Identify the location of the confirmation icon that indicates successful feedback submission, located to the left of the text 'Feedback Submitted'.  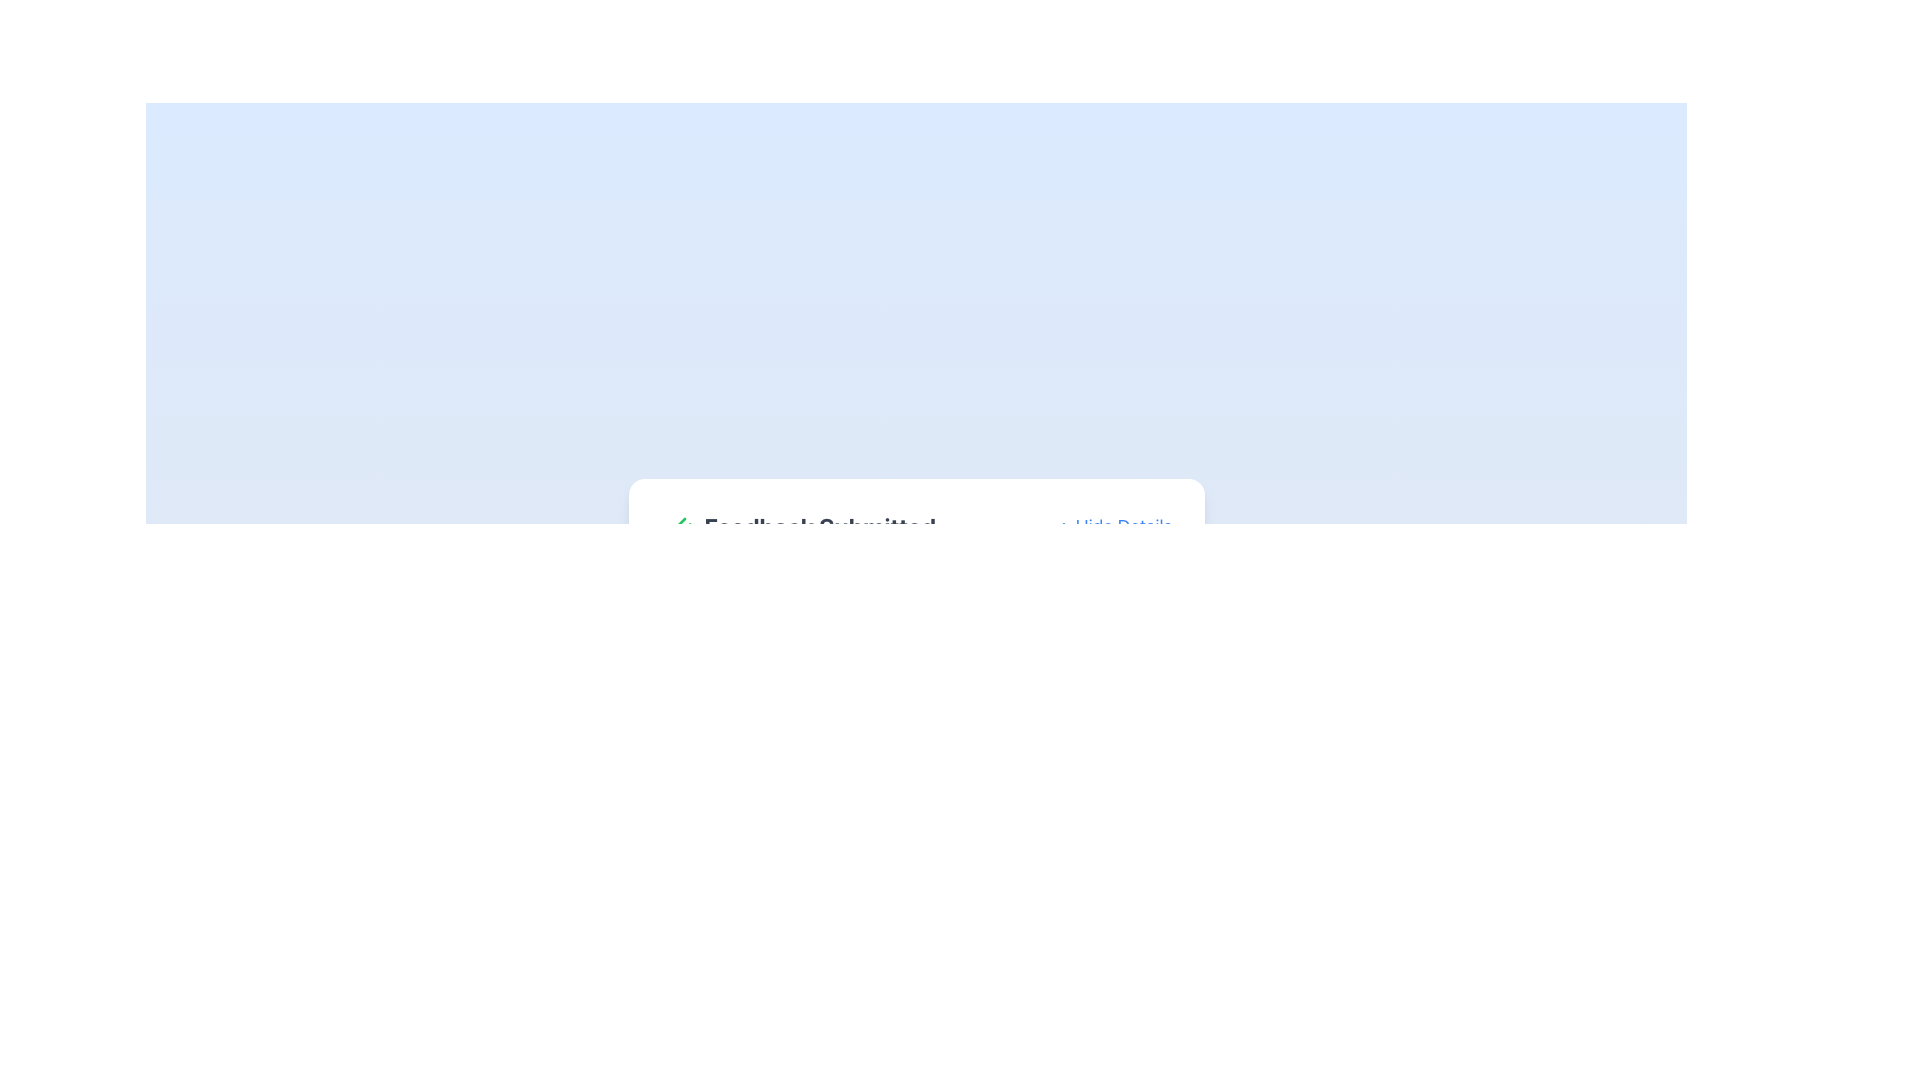
(676, 525).